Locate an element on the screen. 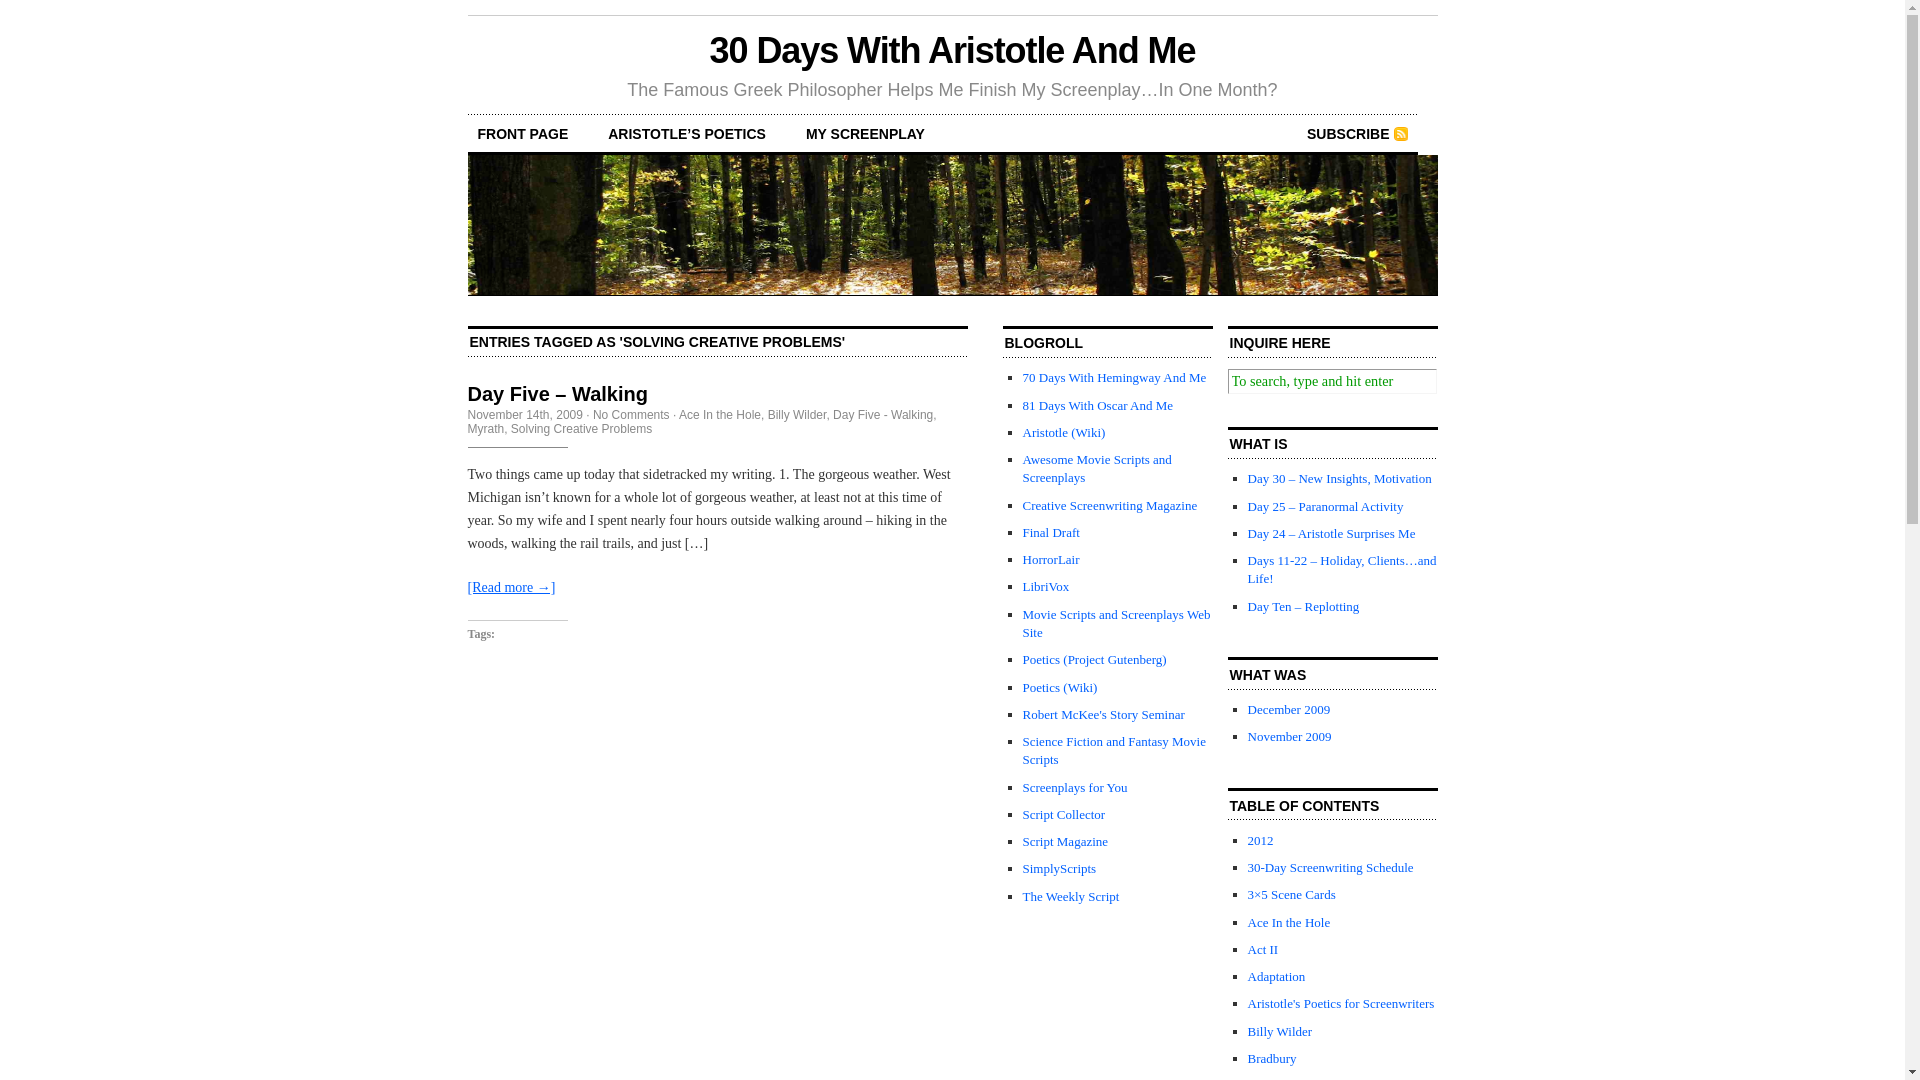  'Adaptation' is located at coordinates (1247, 975).